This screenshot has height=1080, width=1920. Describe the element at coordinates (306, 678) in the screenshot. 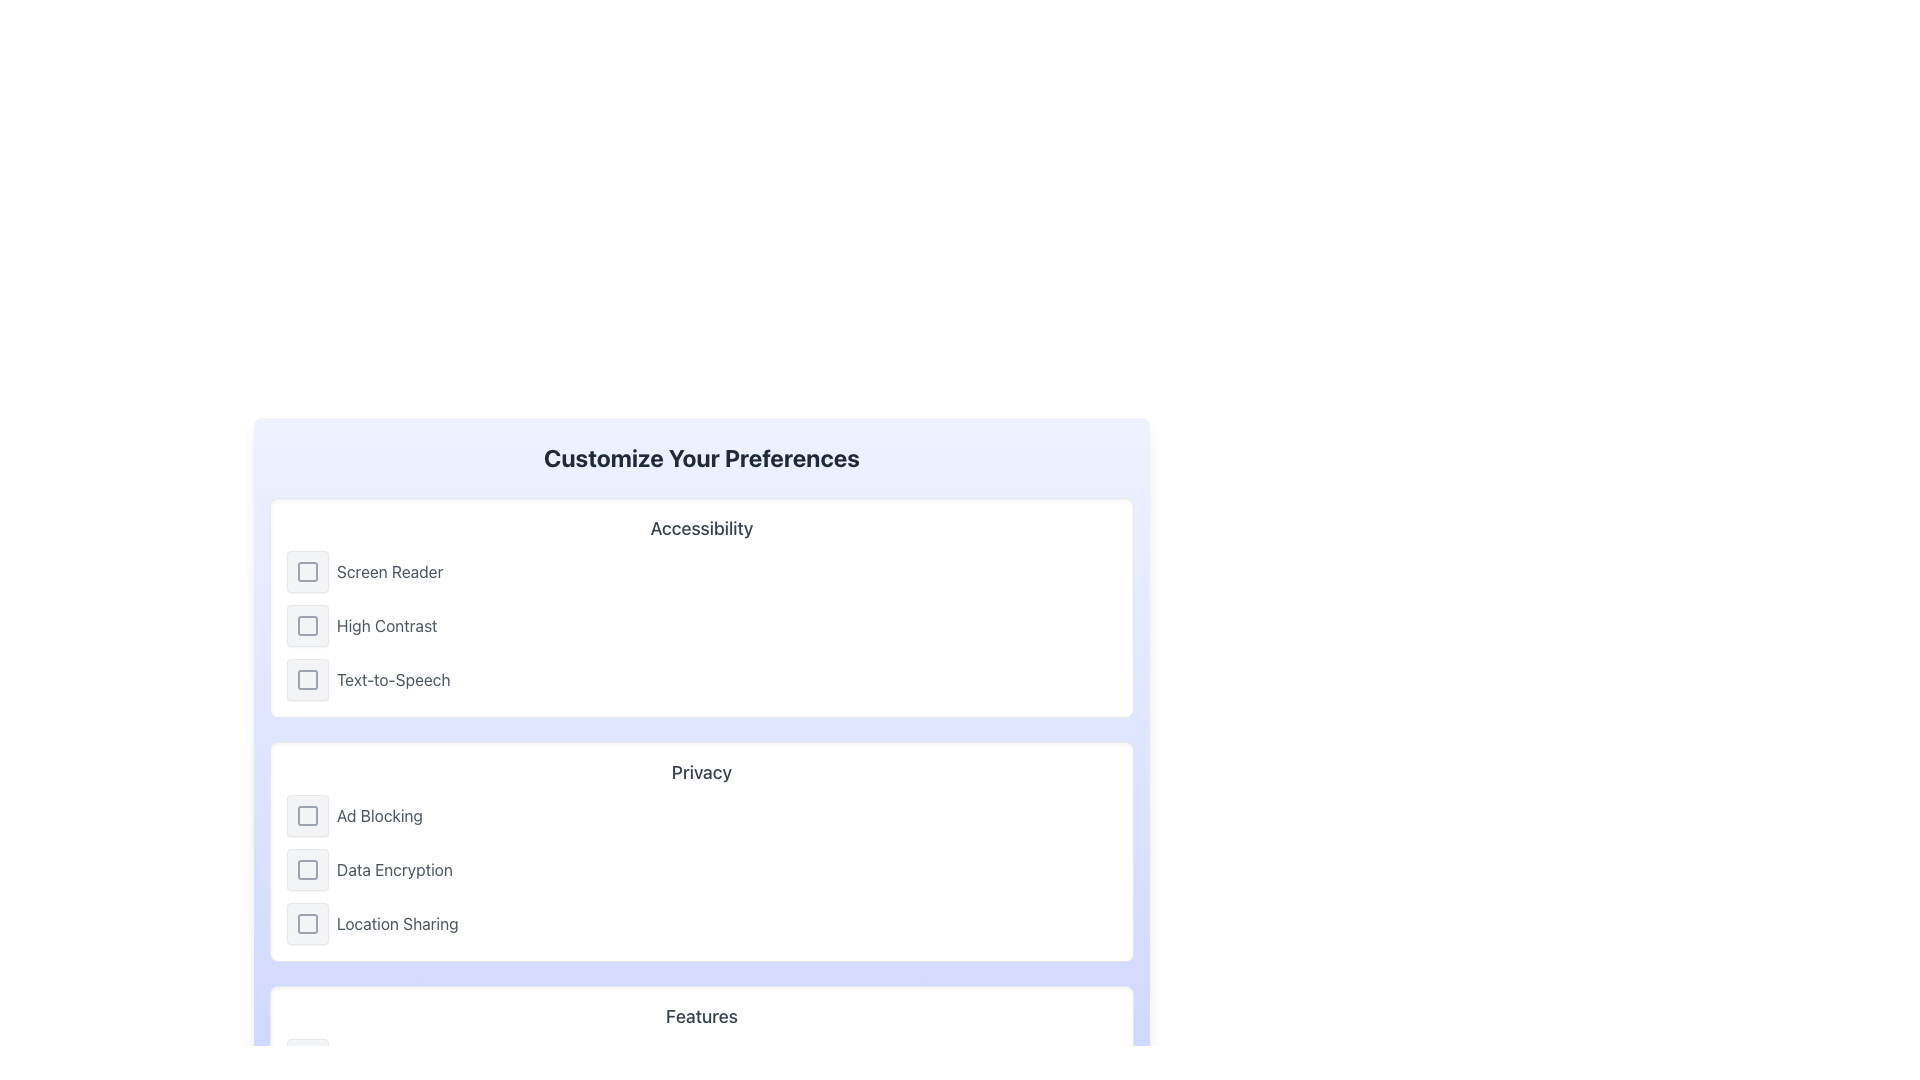

I see `the unchecked Checkbox indicator for the 'Text-to-Speech' option in the Accessibility category` at that location.